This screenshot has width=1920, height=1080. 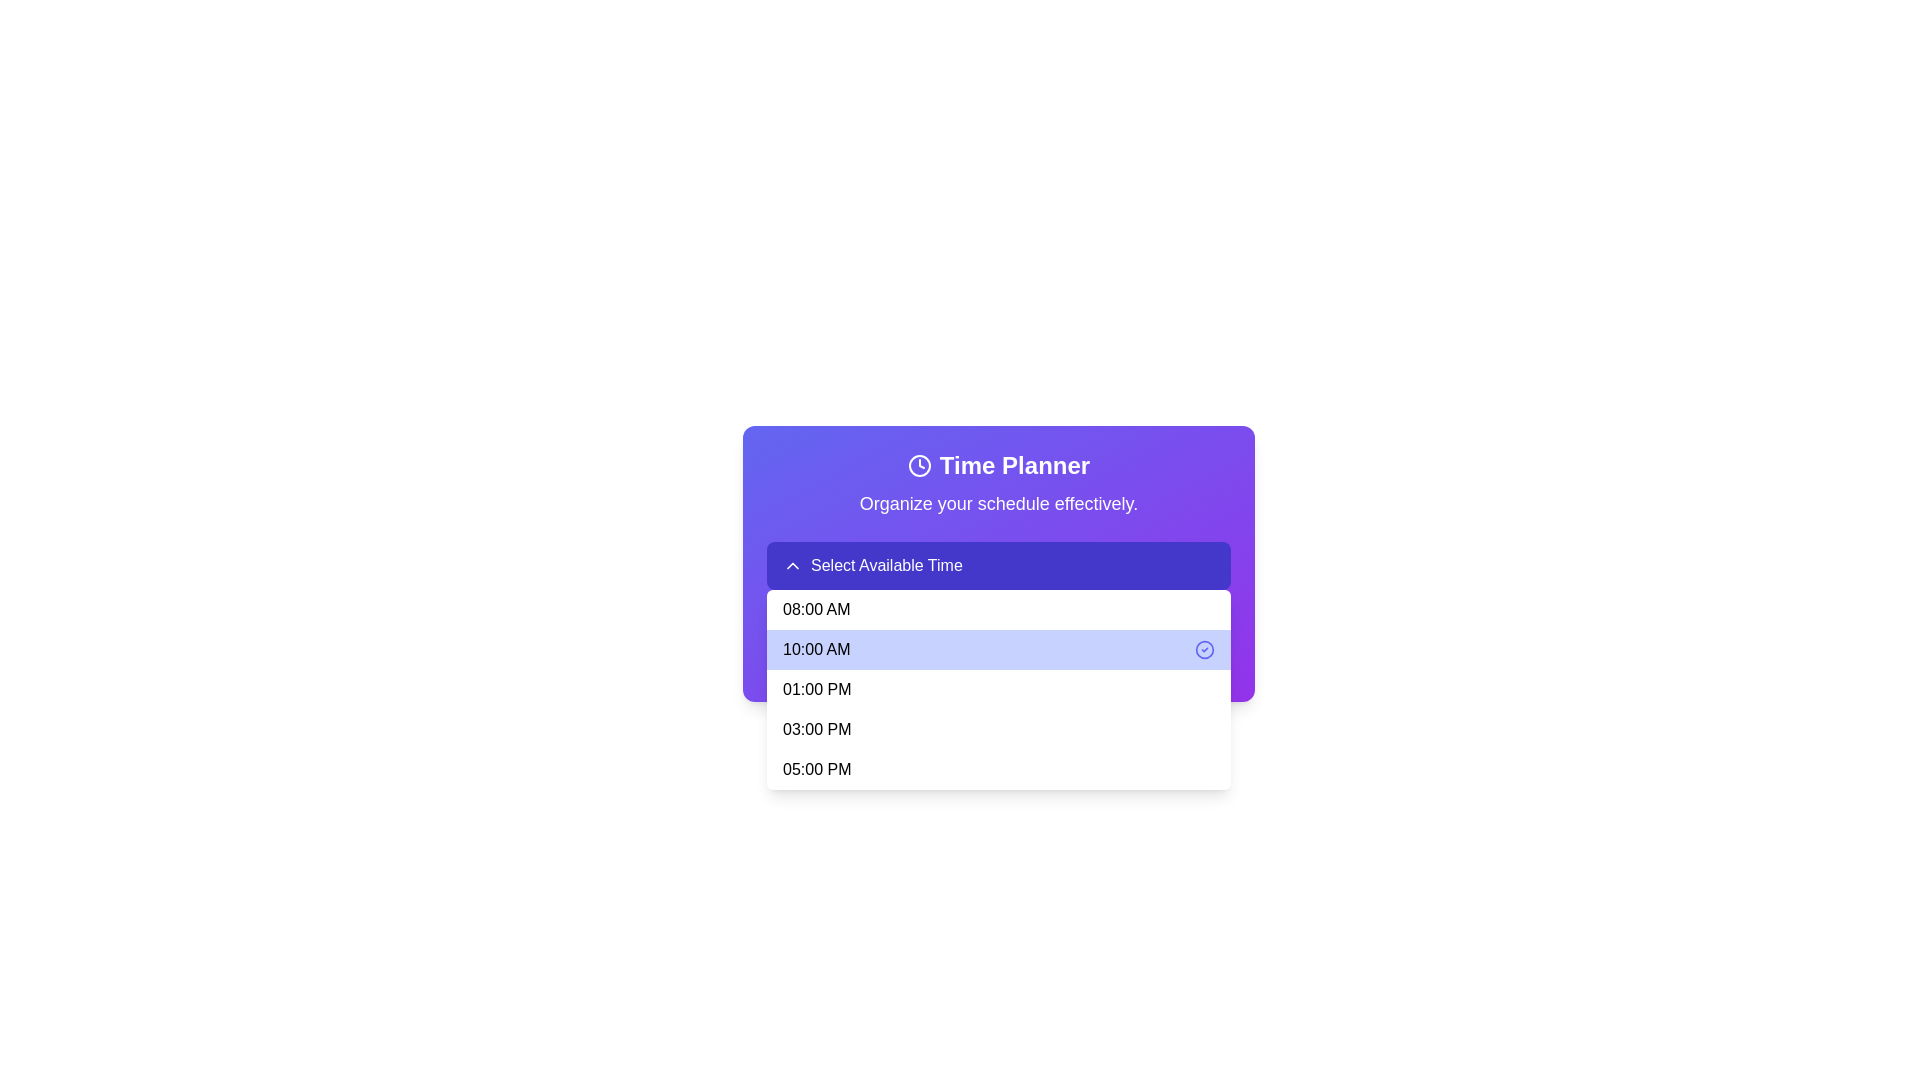 What do you see at coordinates (998, 563) in the screenshot?
I see `the time slot in the centrally located time selection panel` at bounding box center [998, 563].